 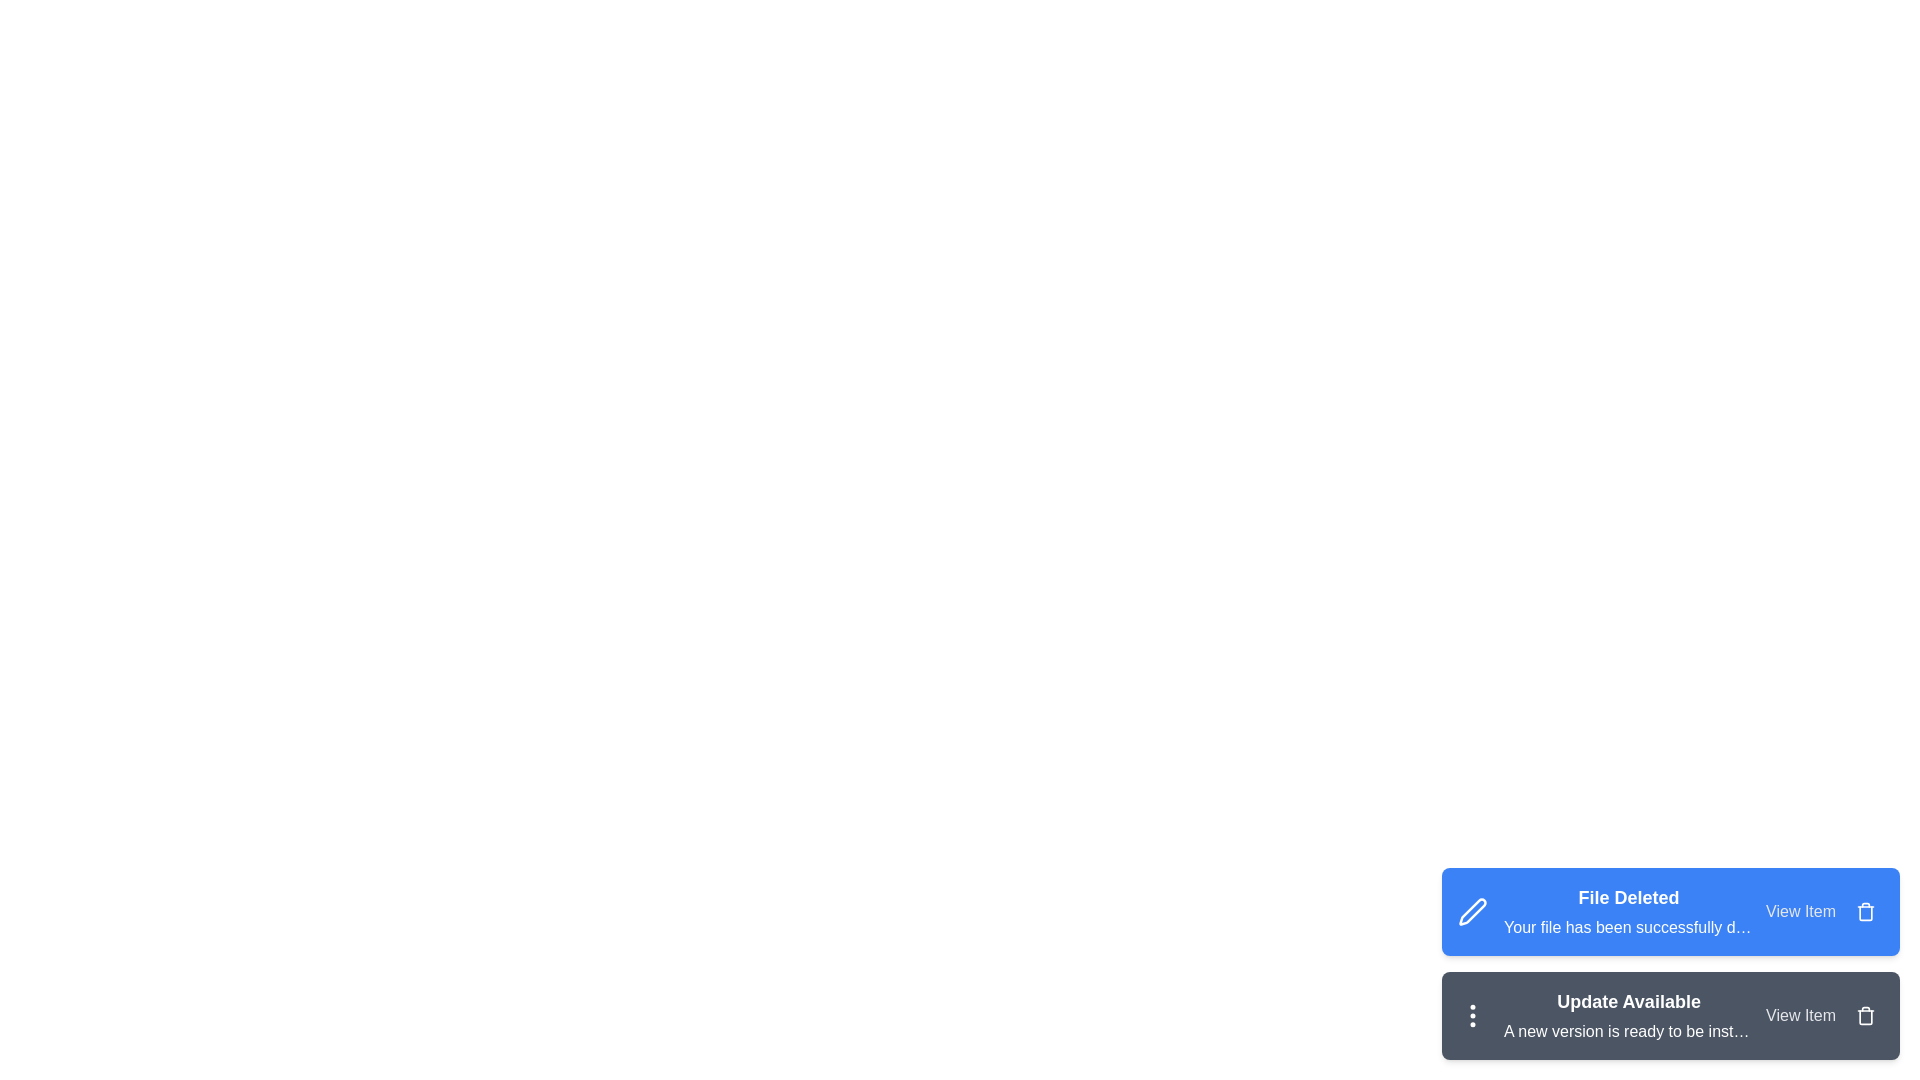 What do you see at coordinates (1473, 911) in the screenshot?
I see `the notification icon (pencil or vertical dots) of the first notification` at bounding box center [1473, 911].